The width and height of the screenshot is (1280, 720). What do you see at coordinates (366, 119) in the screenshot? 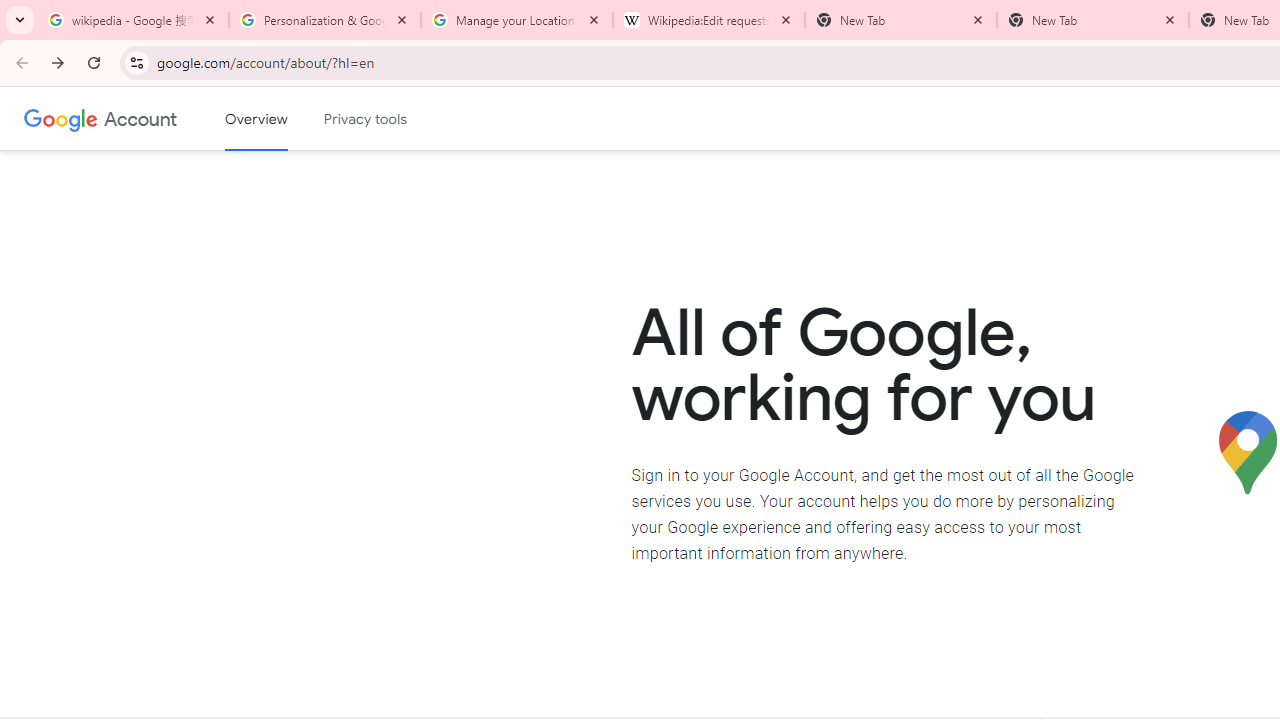
I see `'Privacy tools'` at bounding box center [366, 119].